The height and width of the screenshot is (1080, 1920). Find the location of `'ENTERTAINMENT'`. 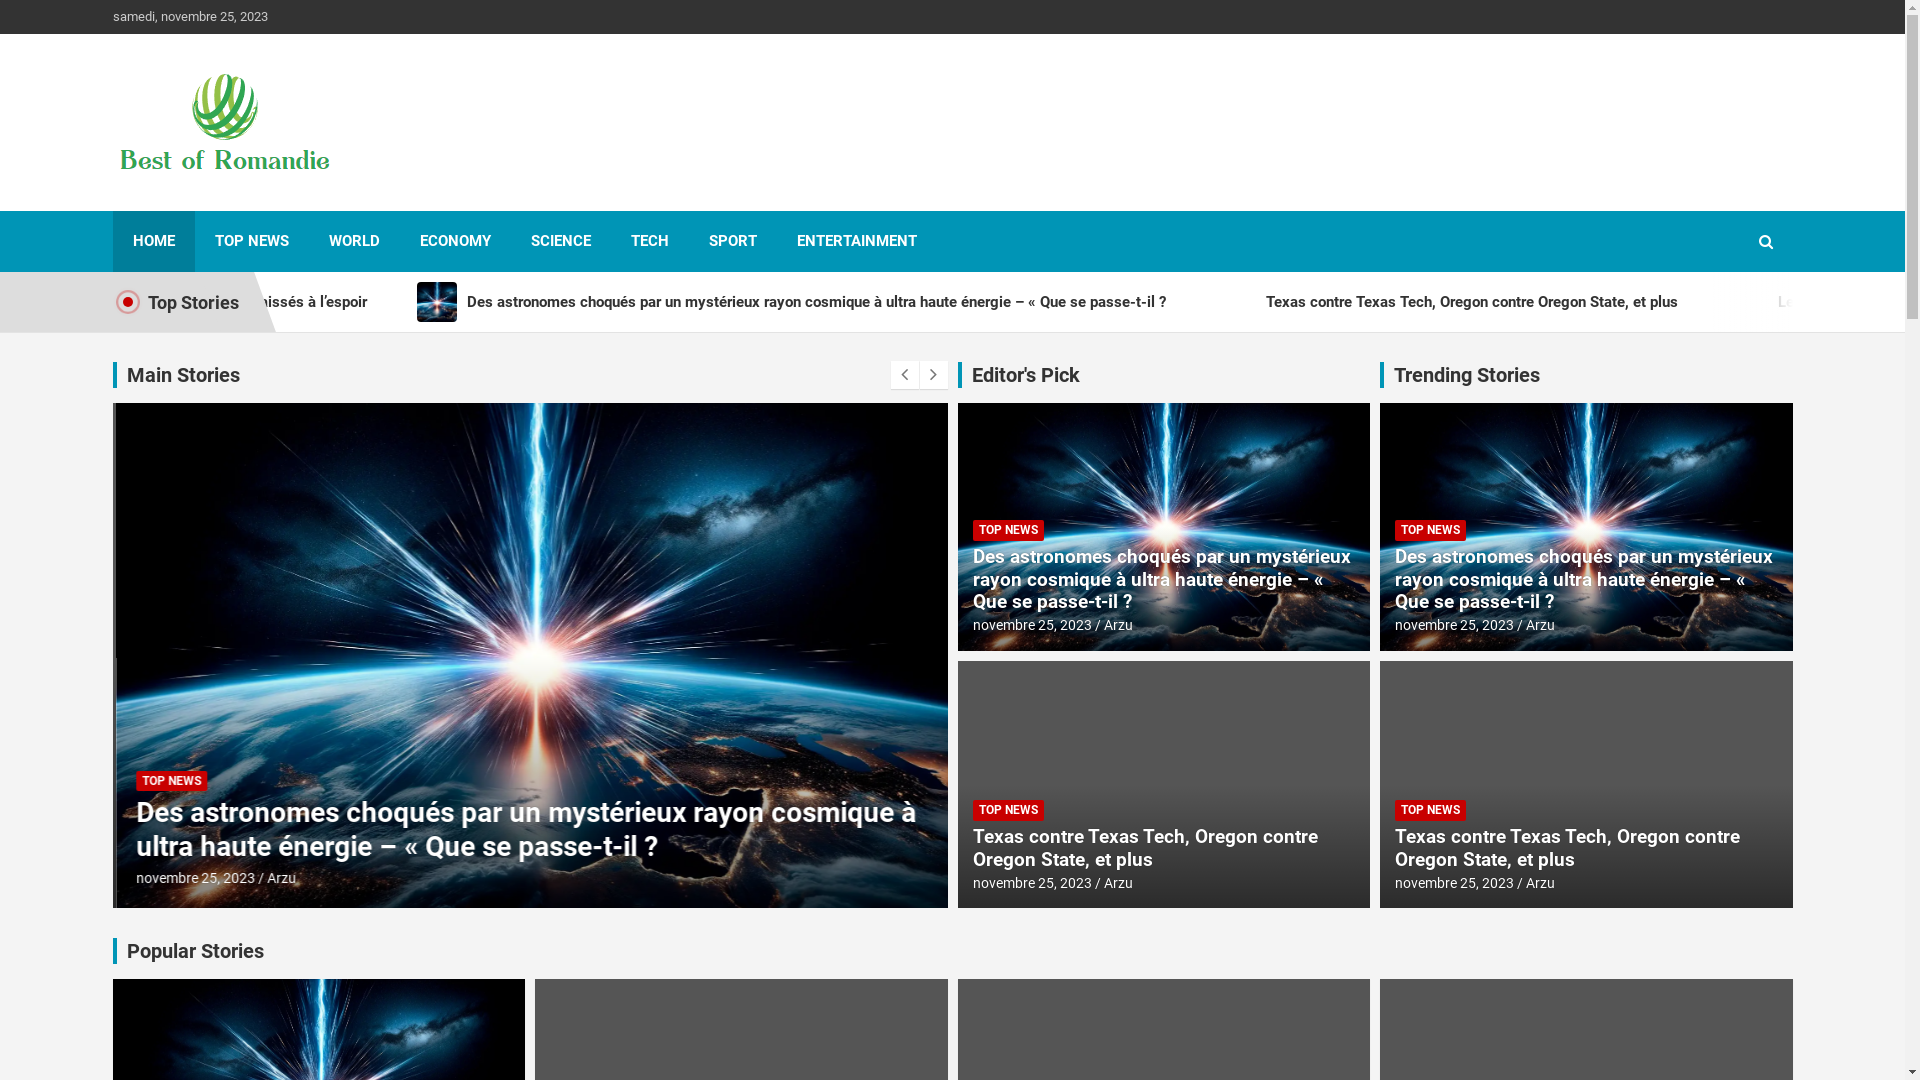

'ENTERTAINMENT' is located at coordinates (855, 240).